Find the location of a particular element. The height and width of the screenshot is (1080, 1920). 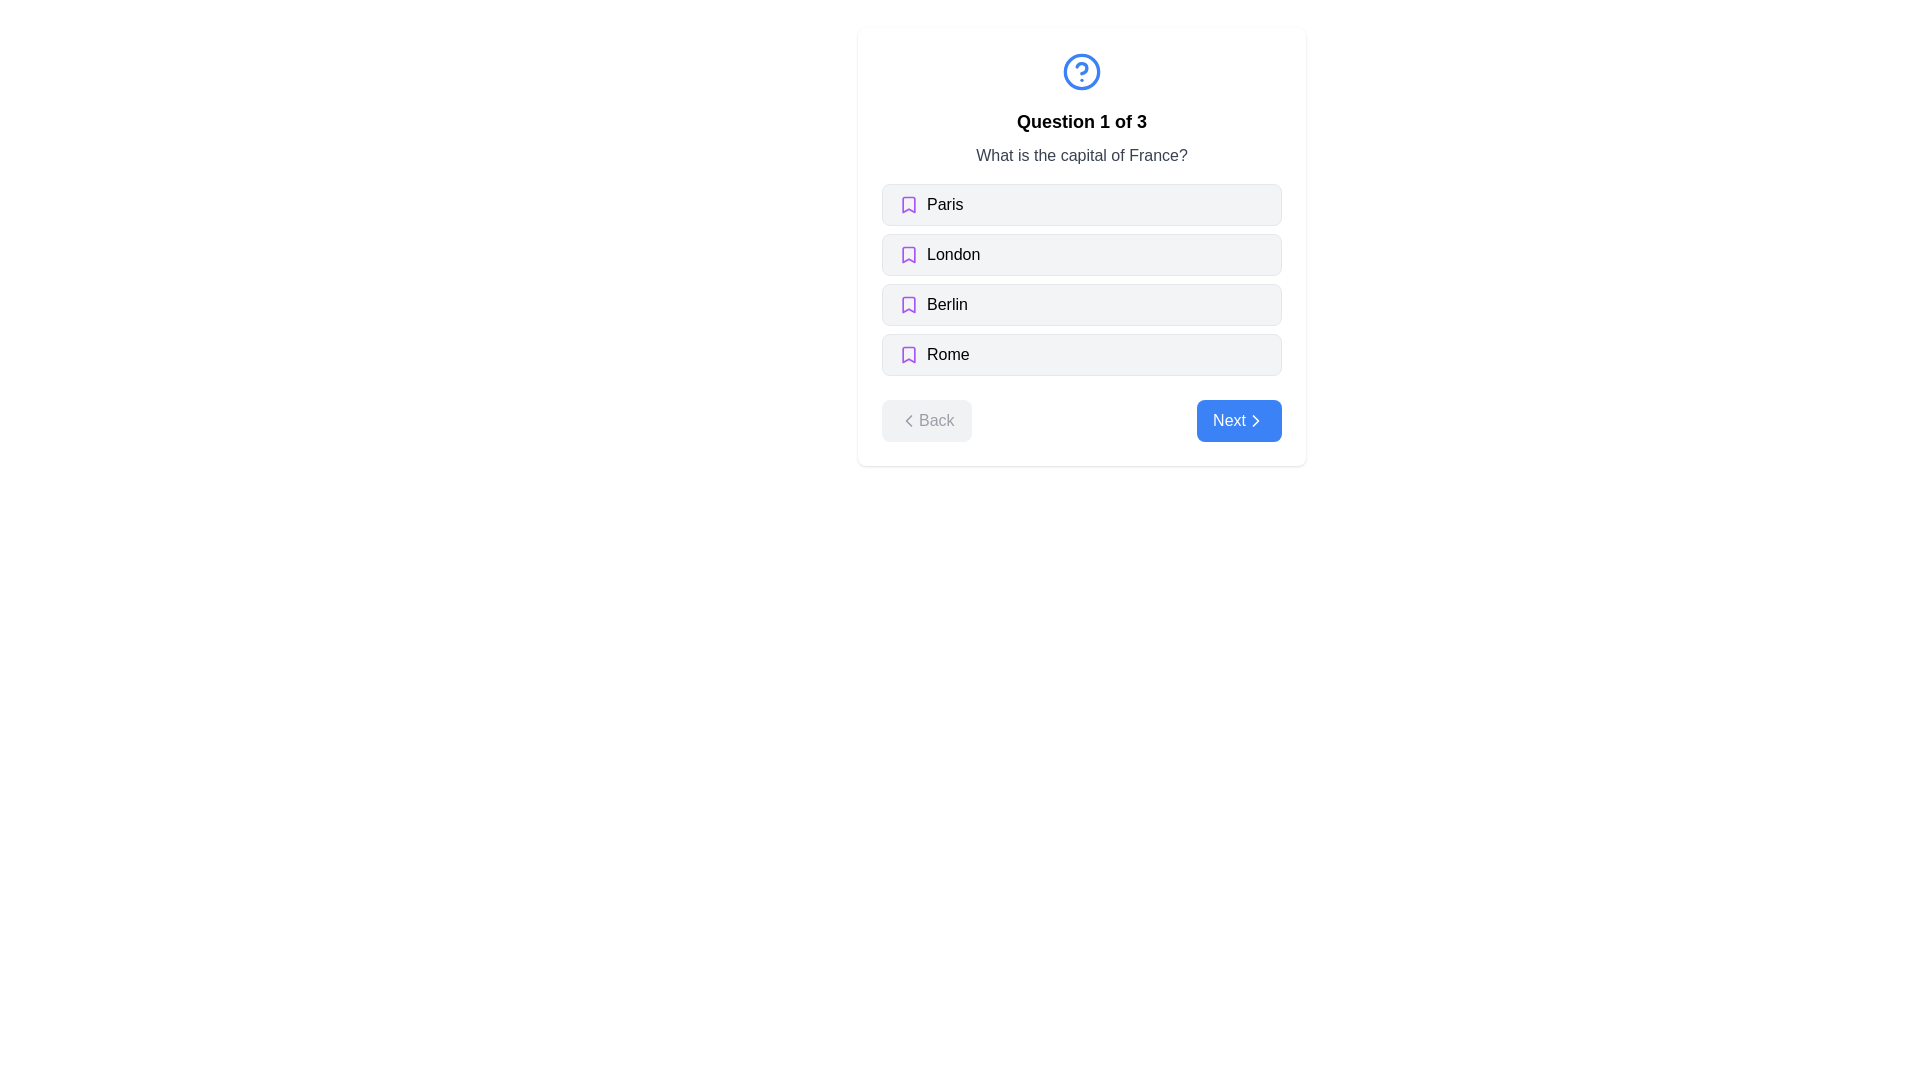

the purple bookmark icon located to the left of the text 'Rome' in the fourth item of the vertical list of options is located at coordinates (907, 353).